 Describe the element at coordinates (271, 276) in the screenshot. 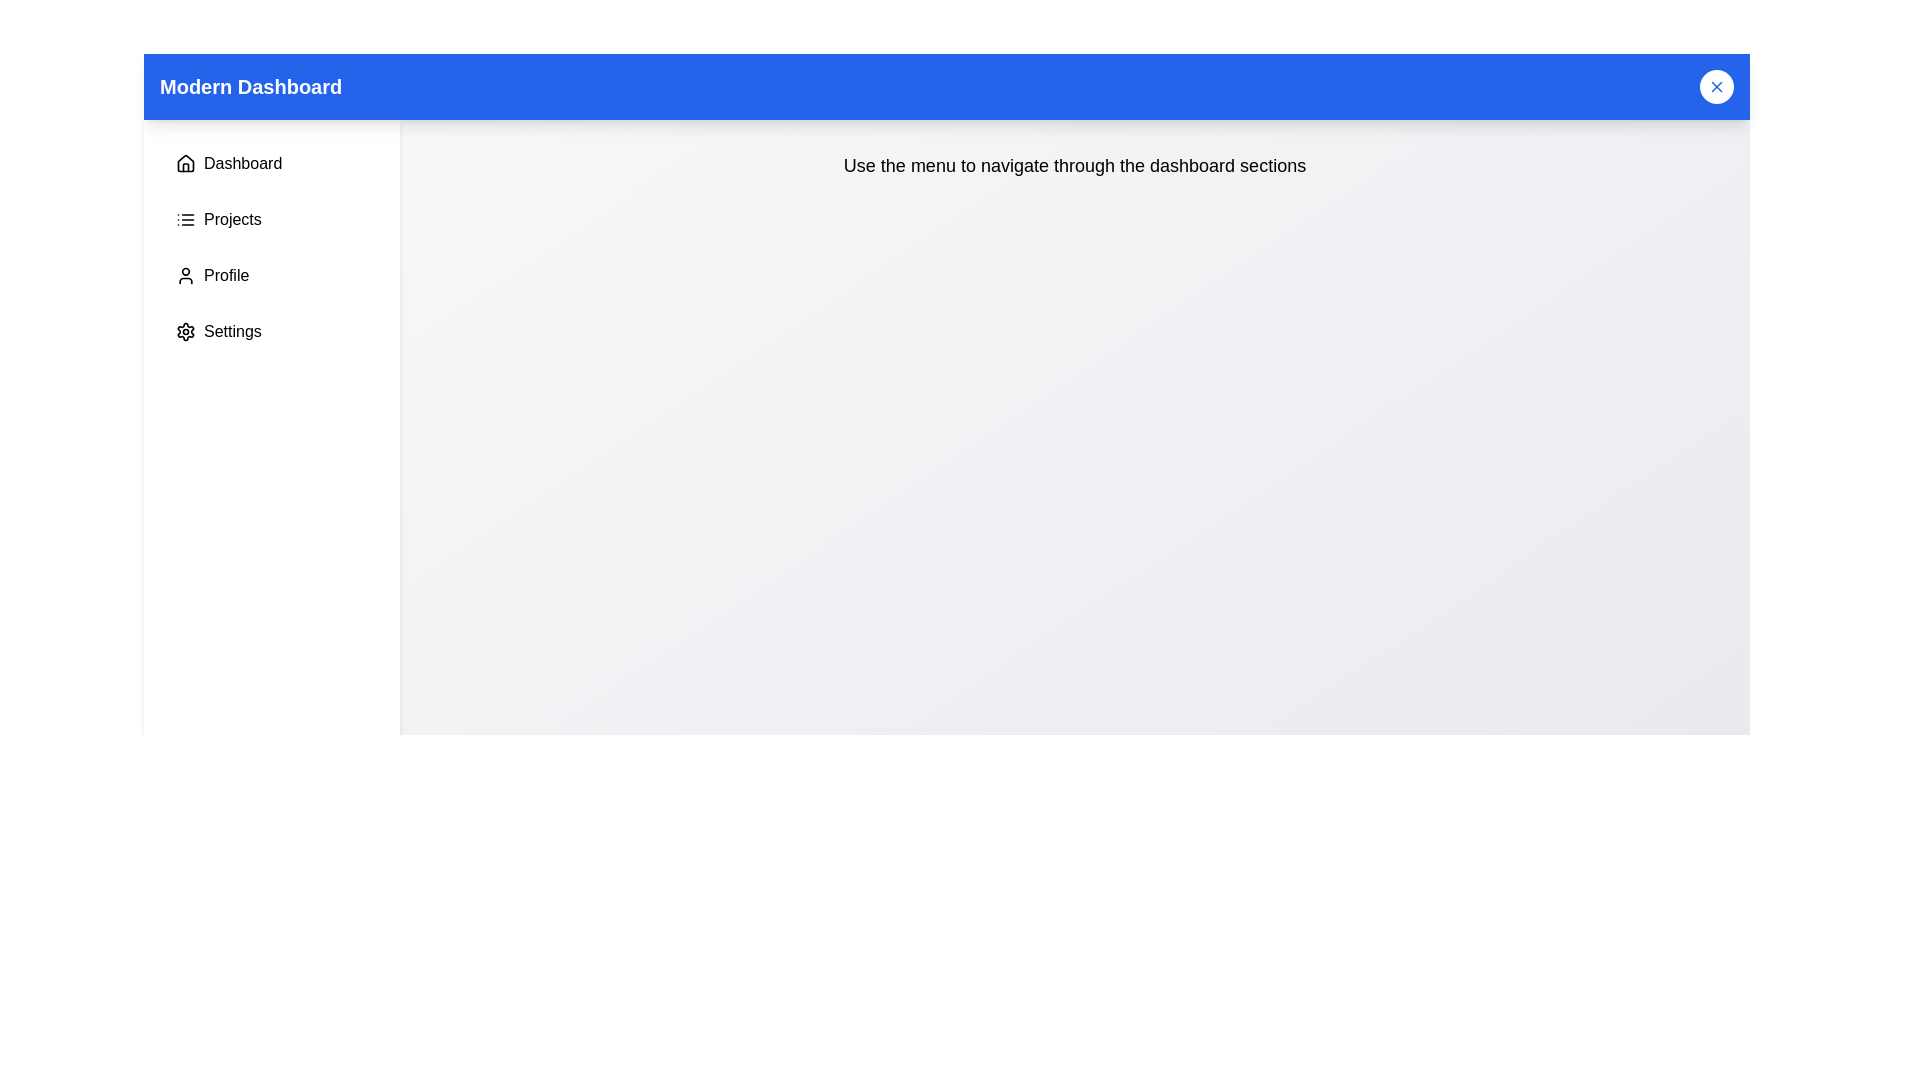

I see `the menu item labeled 'Profile' which is the third item in the left-hand navigation panel` at that location.